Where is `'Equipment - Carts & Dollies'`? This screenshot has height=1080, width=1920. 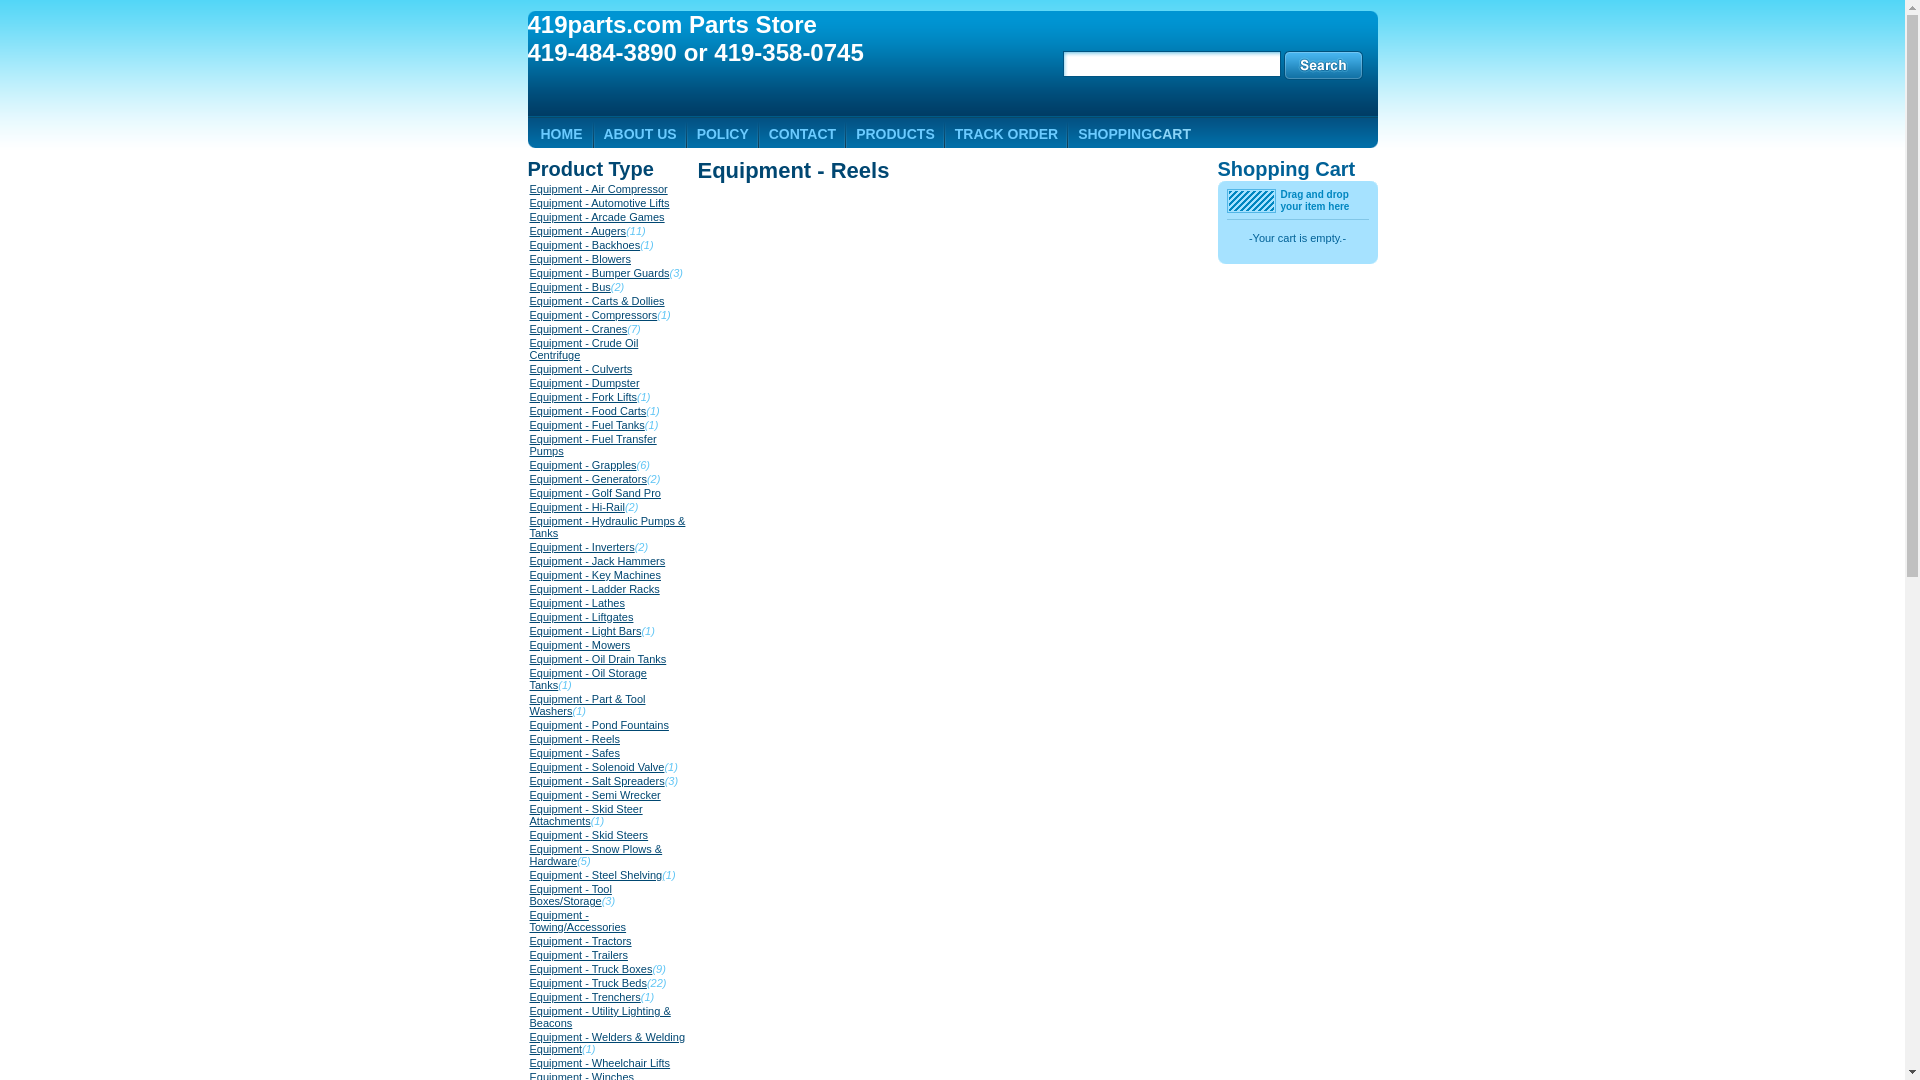
'Equipment - Carts & Dollies' is located at coordinates (596, 300).